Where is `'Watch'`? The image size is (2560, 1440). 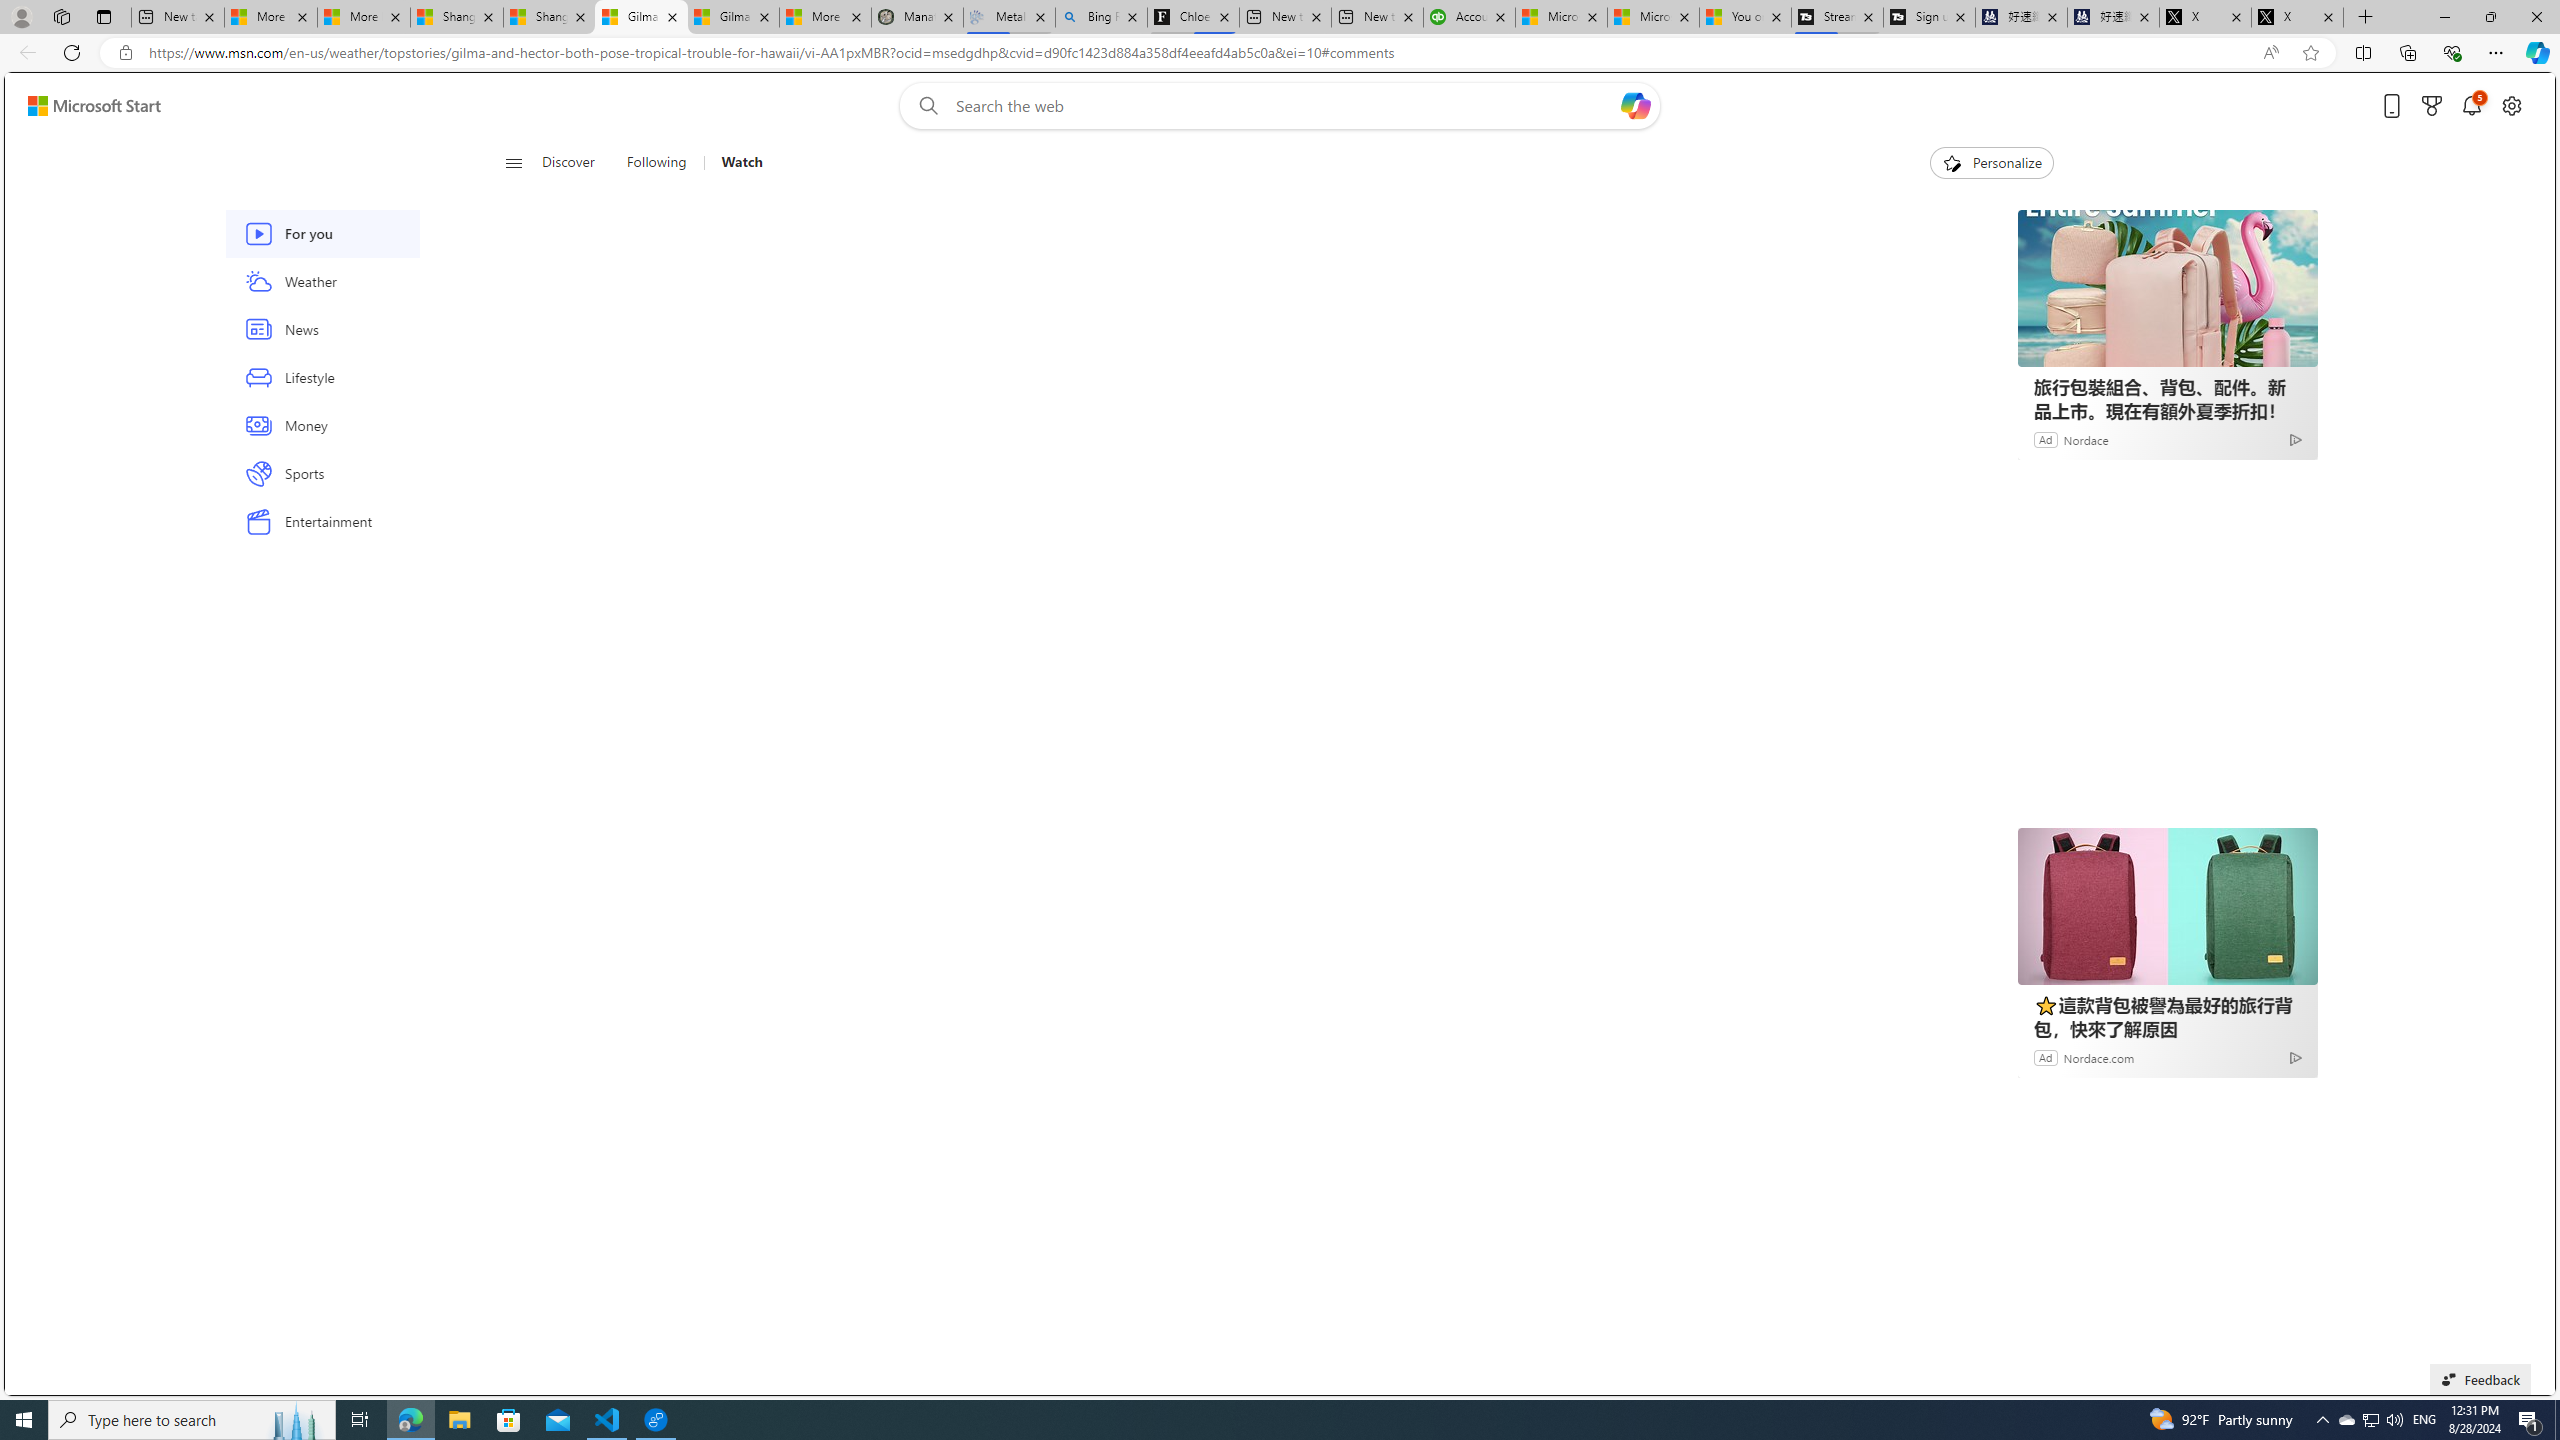
'Watch' is located at coordinates (741, 162).